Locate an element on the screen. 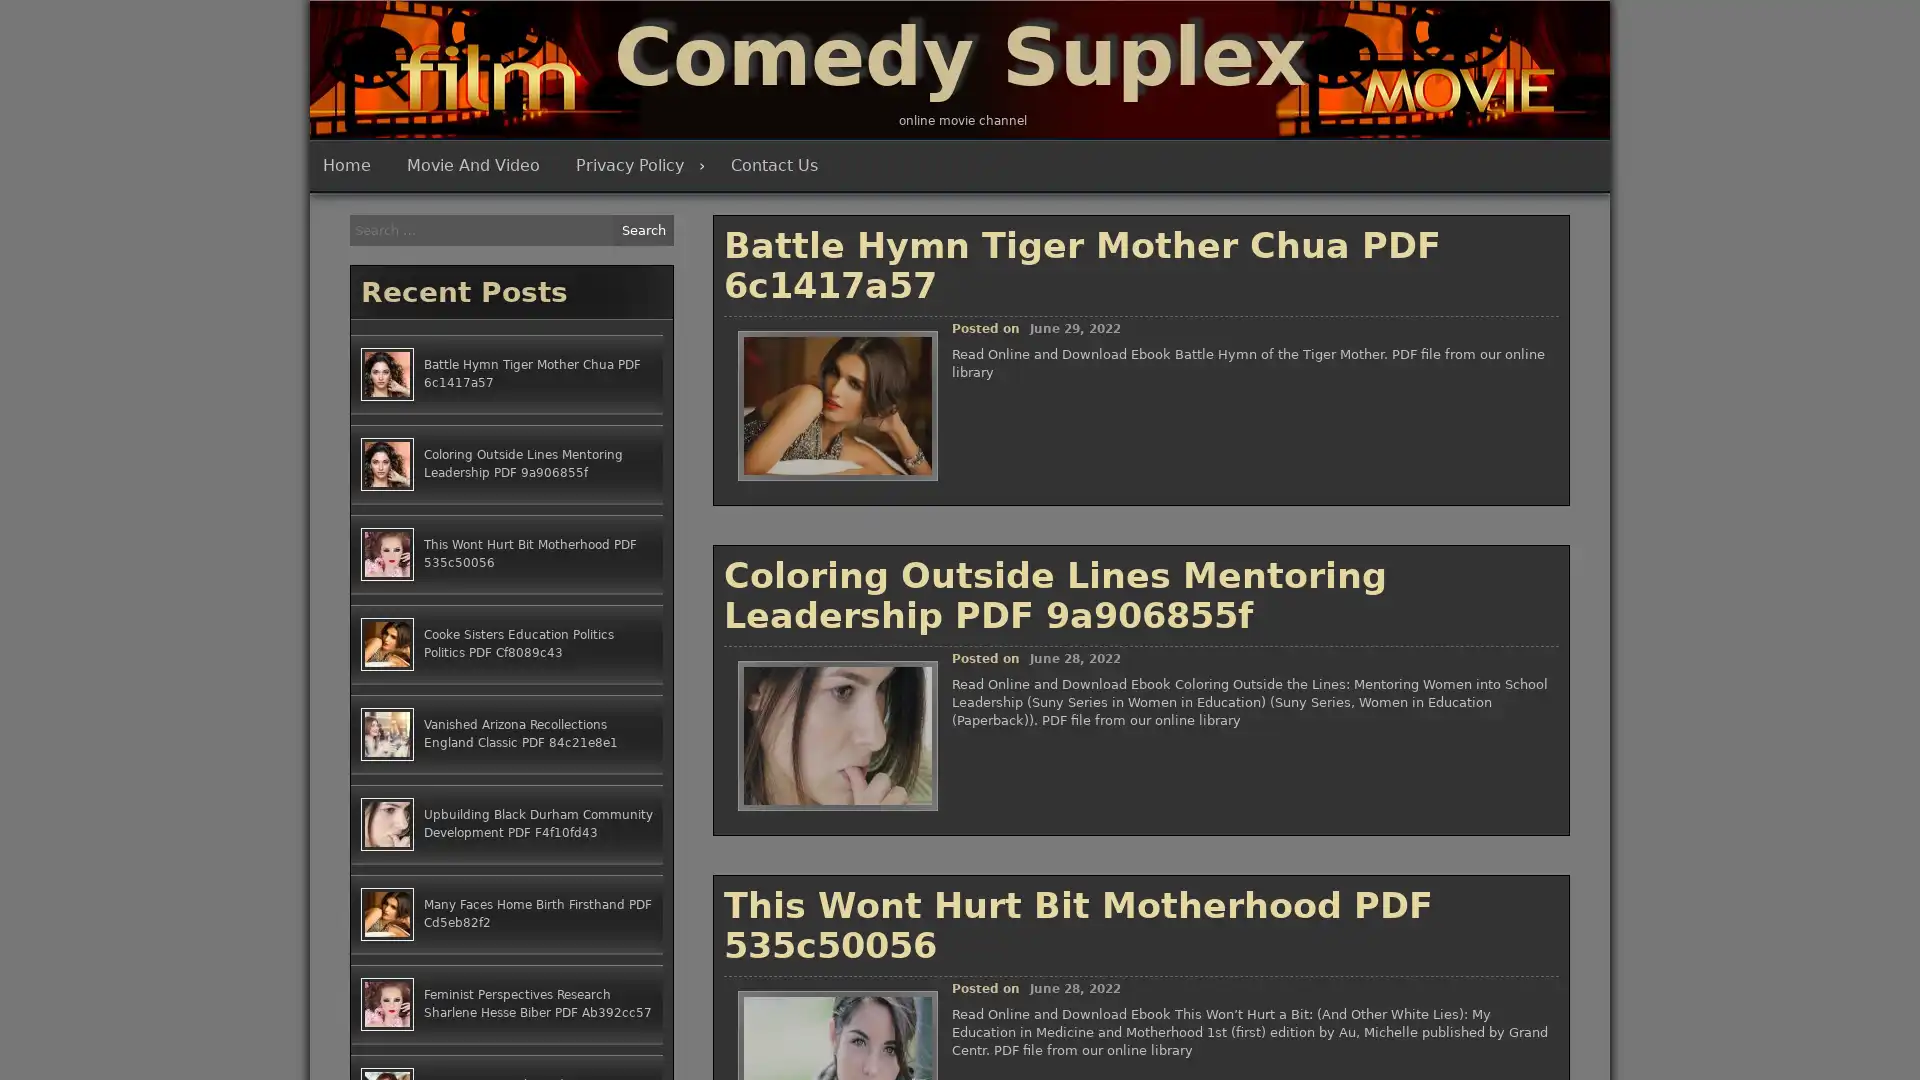 This screenshot has height=1080, width=1920. Search is located at coordinates (643, 229).